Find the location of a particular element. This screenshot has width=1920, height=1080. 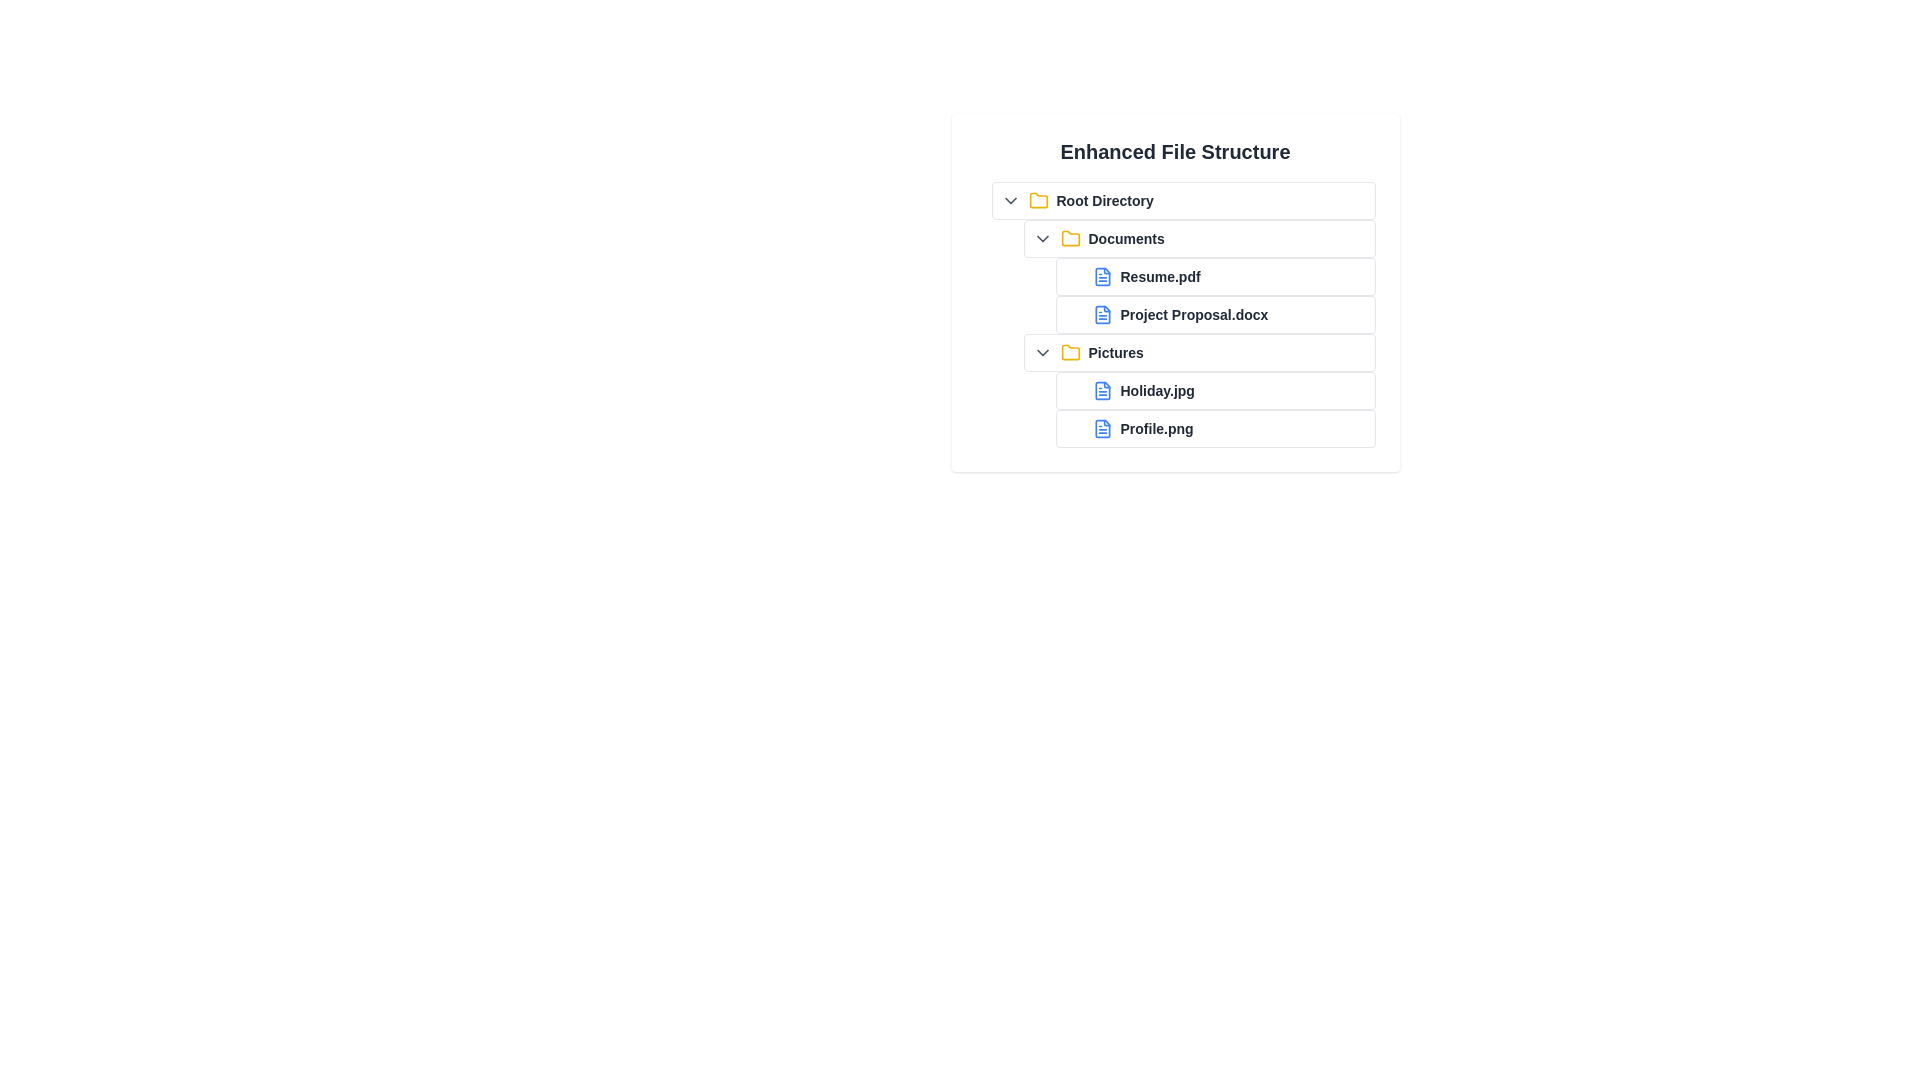

to select the file 'Project Proposal.docx' in the 'Documents' folder of the file manager interface is located at coordinates (1206, 315).